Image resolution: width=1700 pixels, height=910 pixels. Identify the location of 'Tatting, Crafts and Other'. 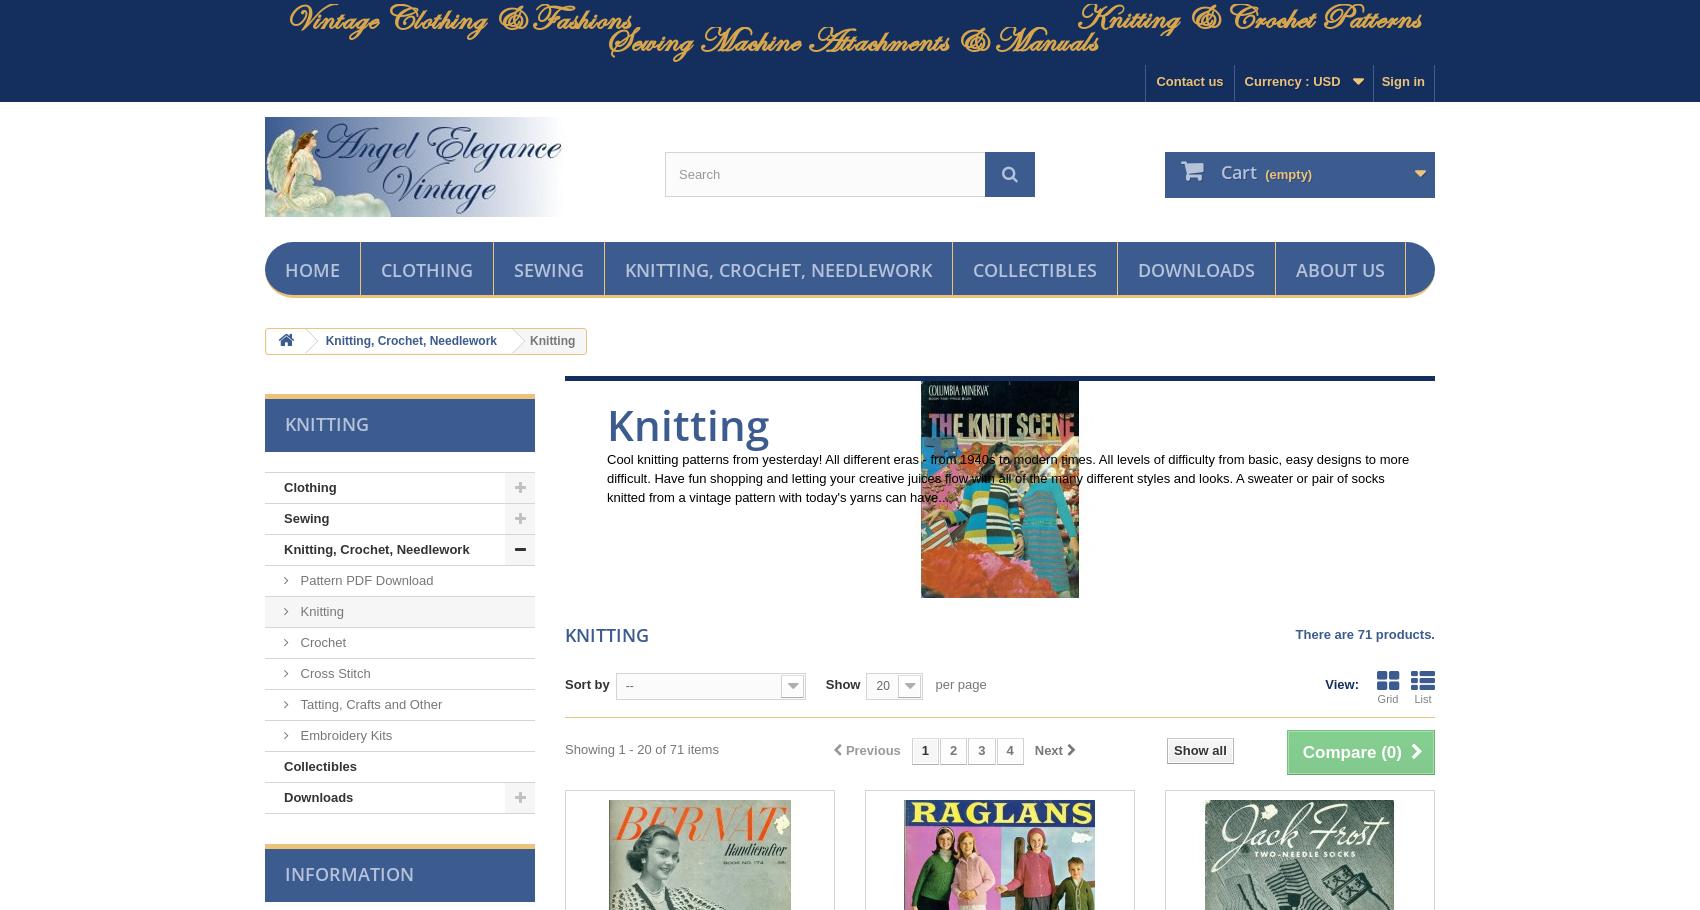
(368, 704).